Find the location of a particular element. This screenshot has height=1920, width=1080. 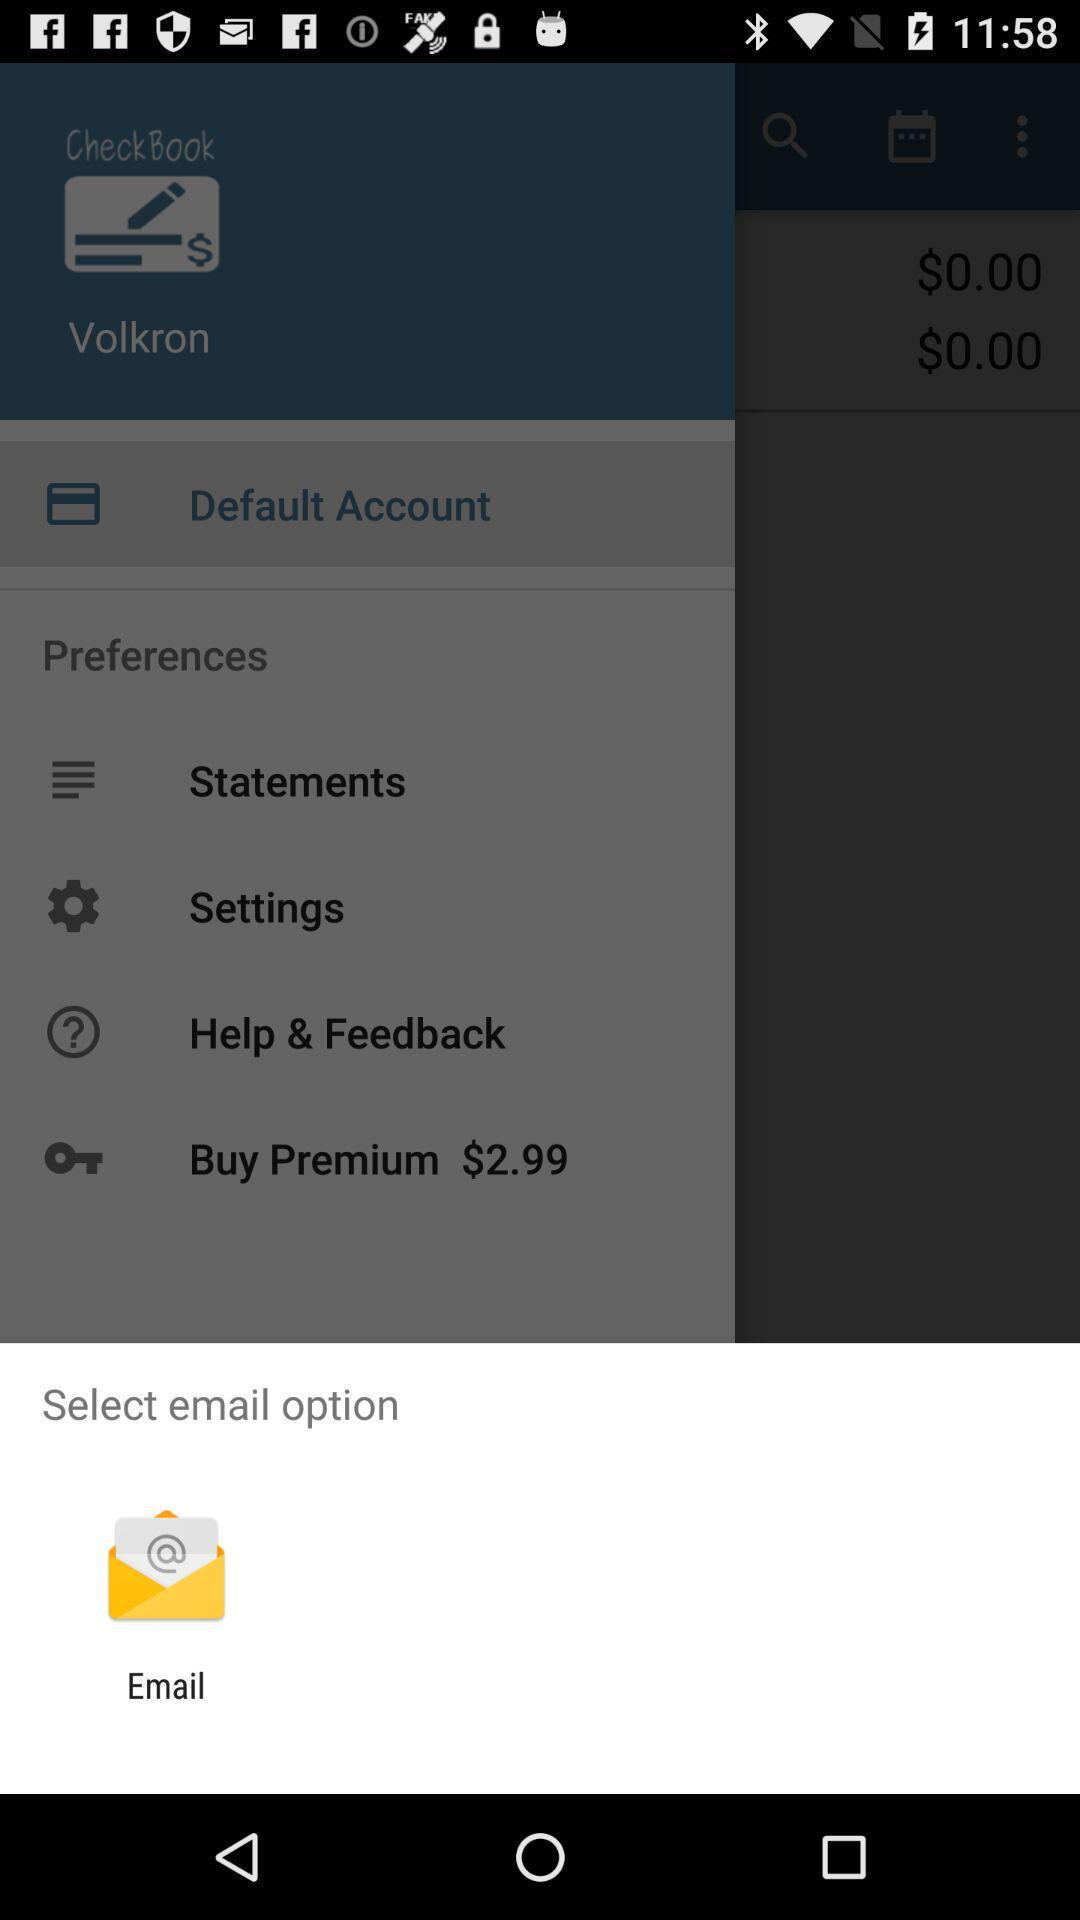

app above email item is located at coordinates (165, 1567).